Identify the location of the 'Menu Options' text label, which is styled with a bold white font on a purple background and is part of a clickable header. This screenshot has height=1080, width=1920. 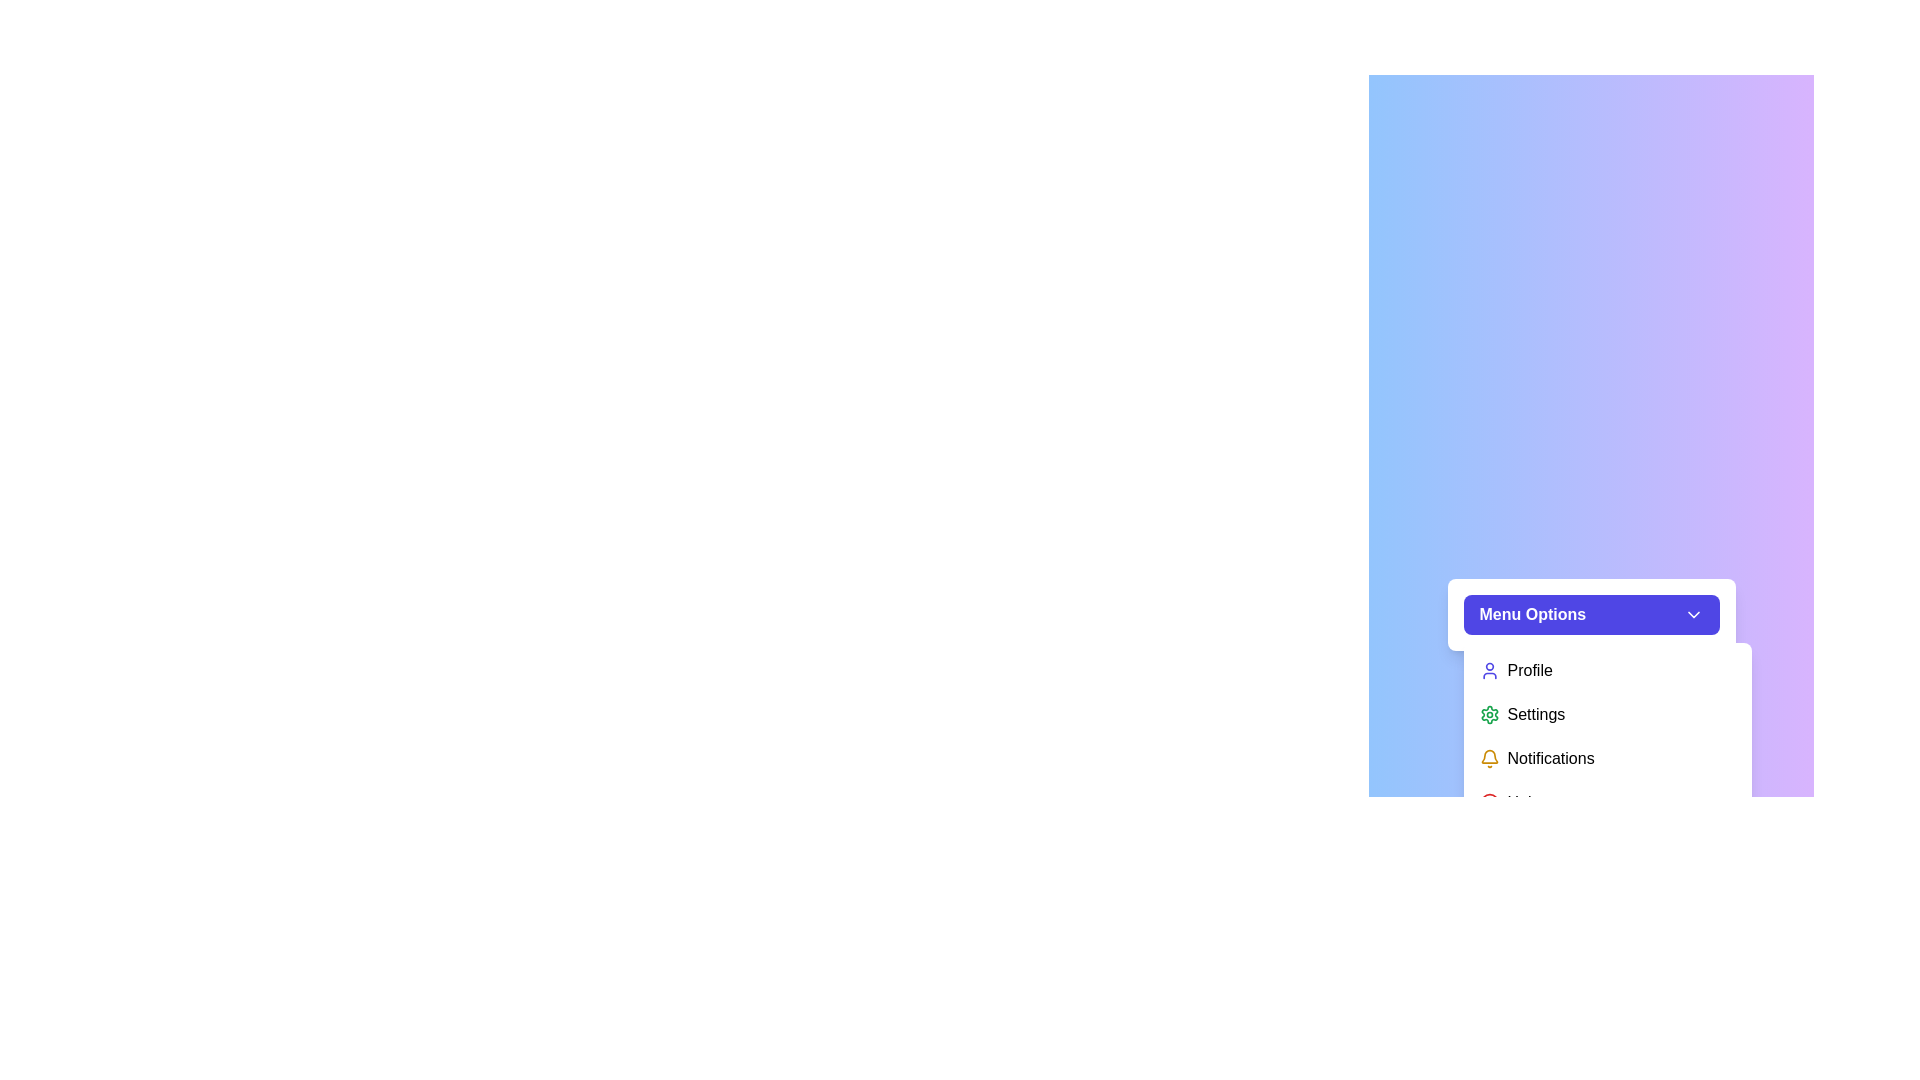
(1531, 613).